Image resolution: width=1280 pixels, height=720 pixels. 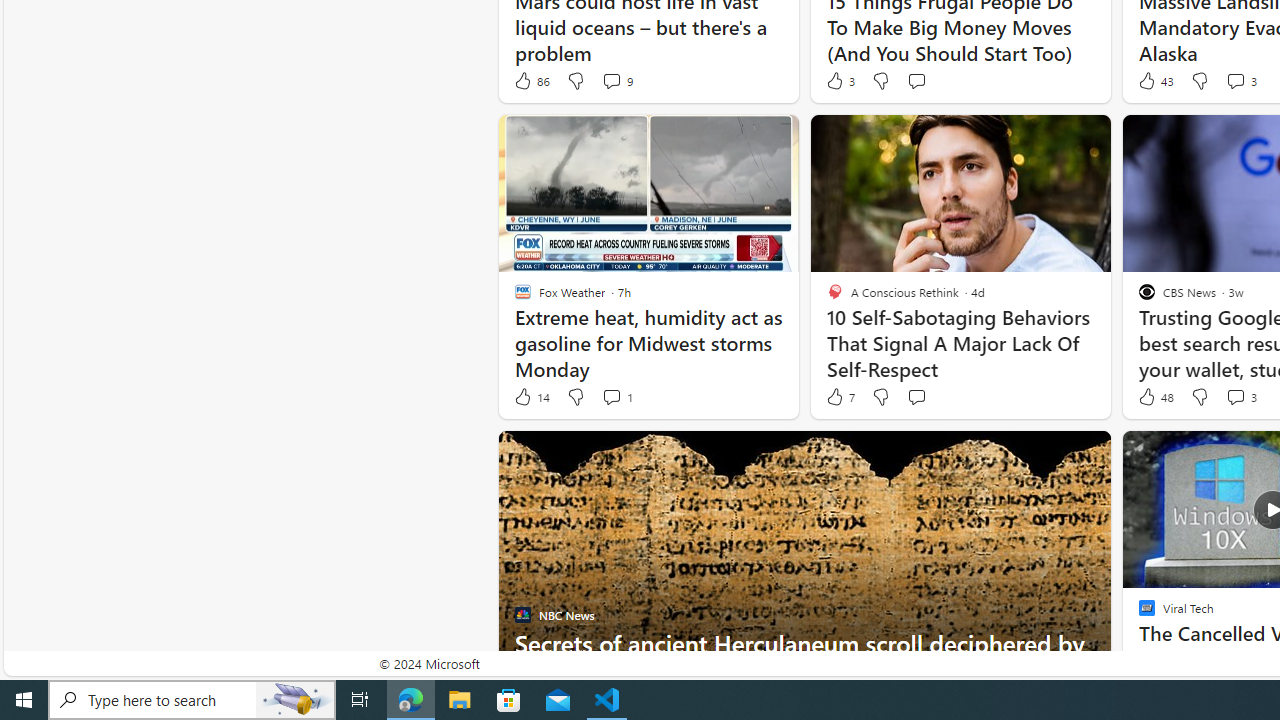 I want to click on '43 Like', so click(x=1154, y=80).